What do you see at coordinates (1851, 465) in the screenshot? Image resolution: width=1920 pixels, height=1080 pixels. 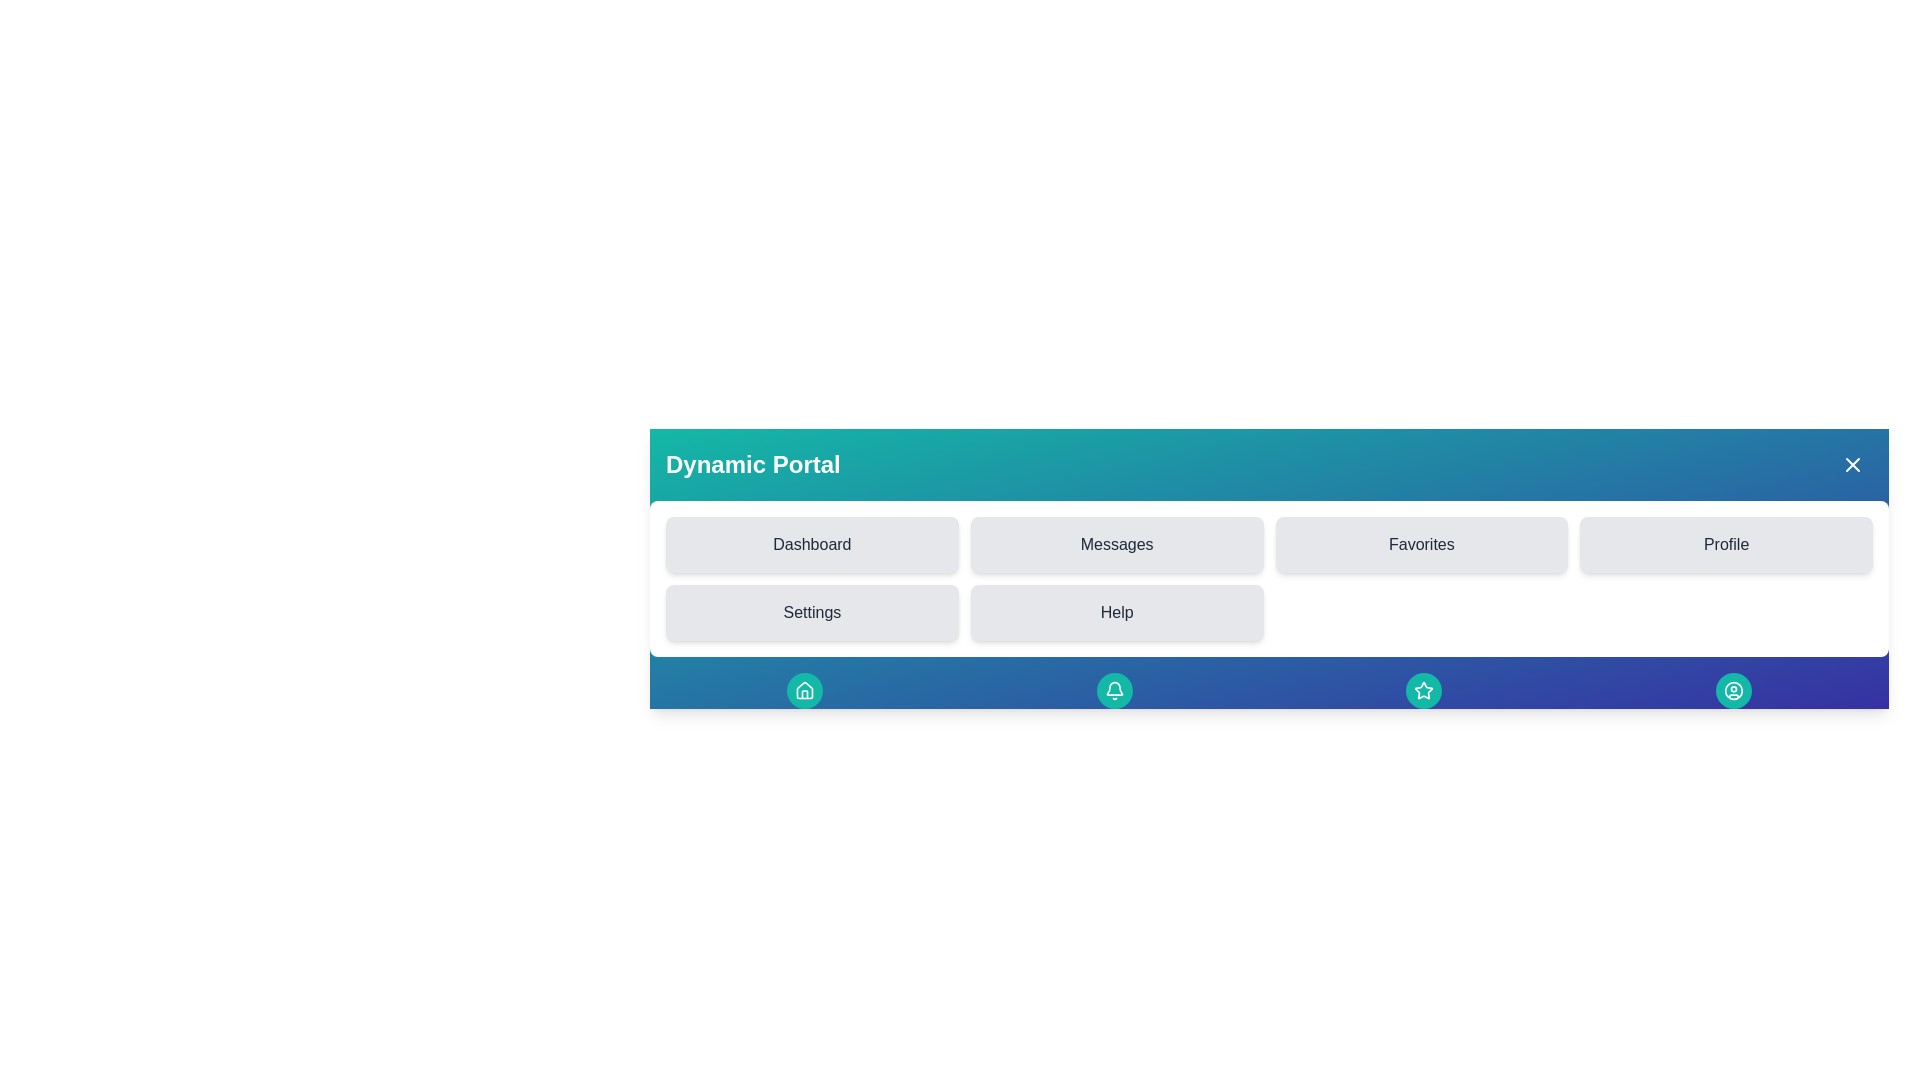 I see `the close button to toggle the menu visibility` at bounding box center [1851, 465].